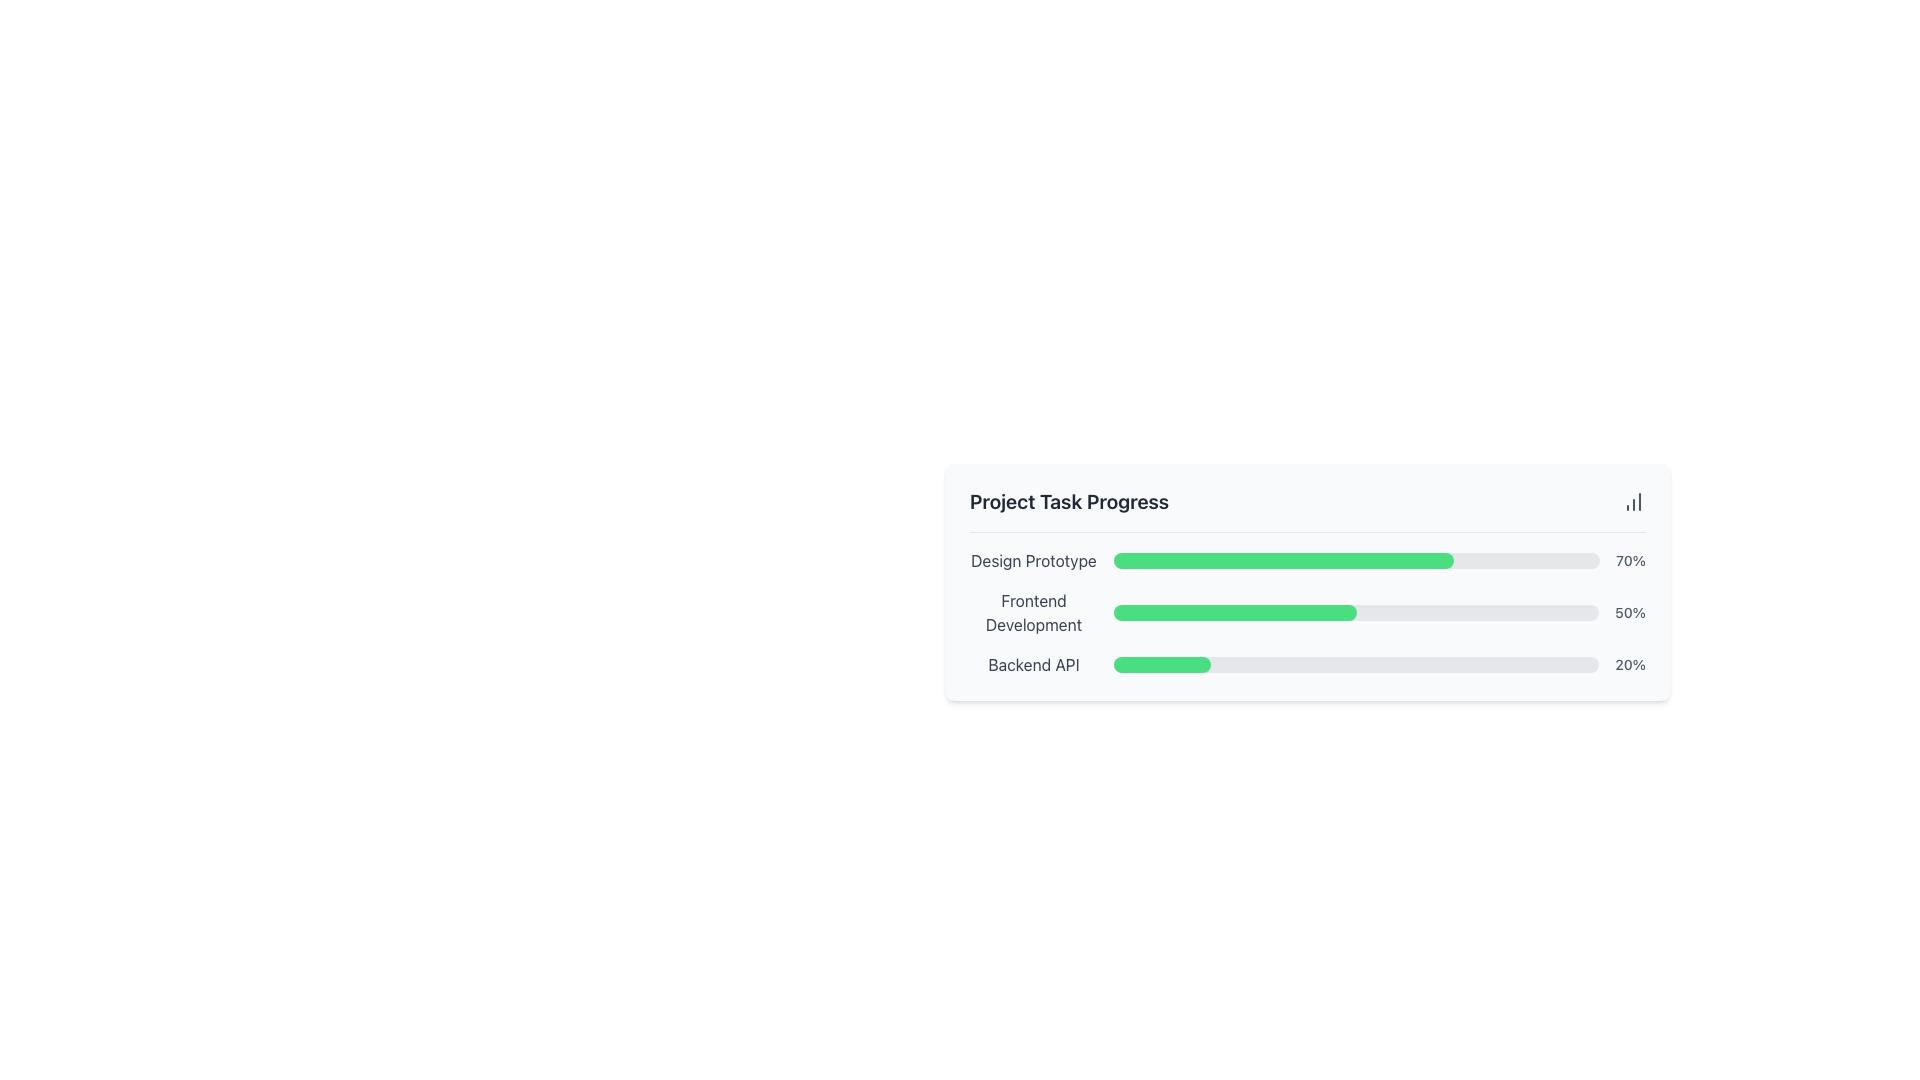 Image resolution: width=1920 pixels, height=1080 pixels. What do you see at coordinates (1308, 582) in the screenshot?
I see `task title and completion percentage of the second progress indicator labeled 'Frontend Development' in the Progress tracker` at bounding box center [1308, 582].